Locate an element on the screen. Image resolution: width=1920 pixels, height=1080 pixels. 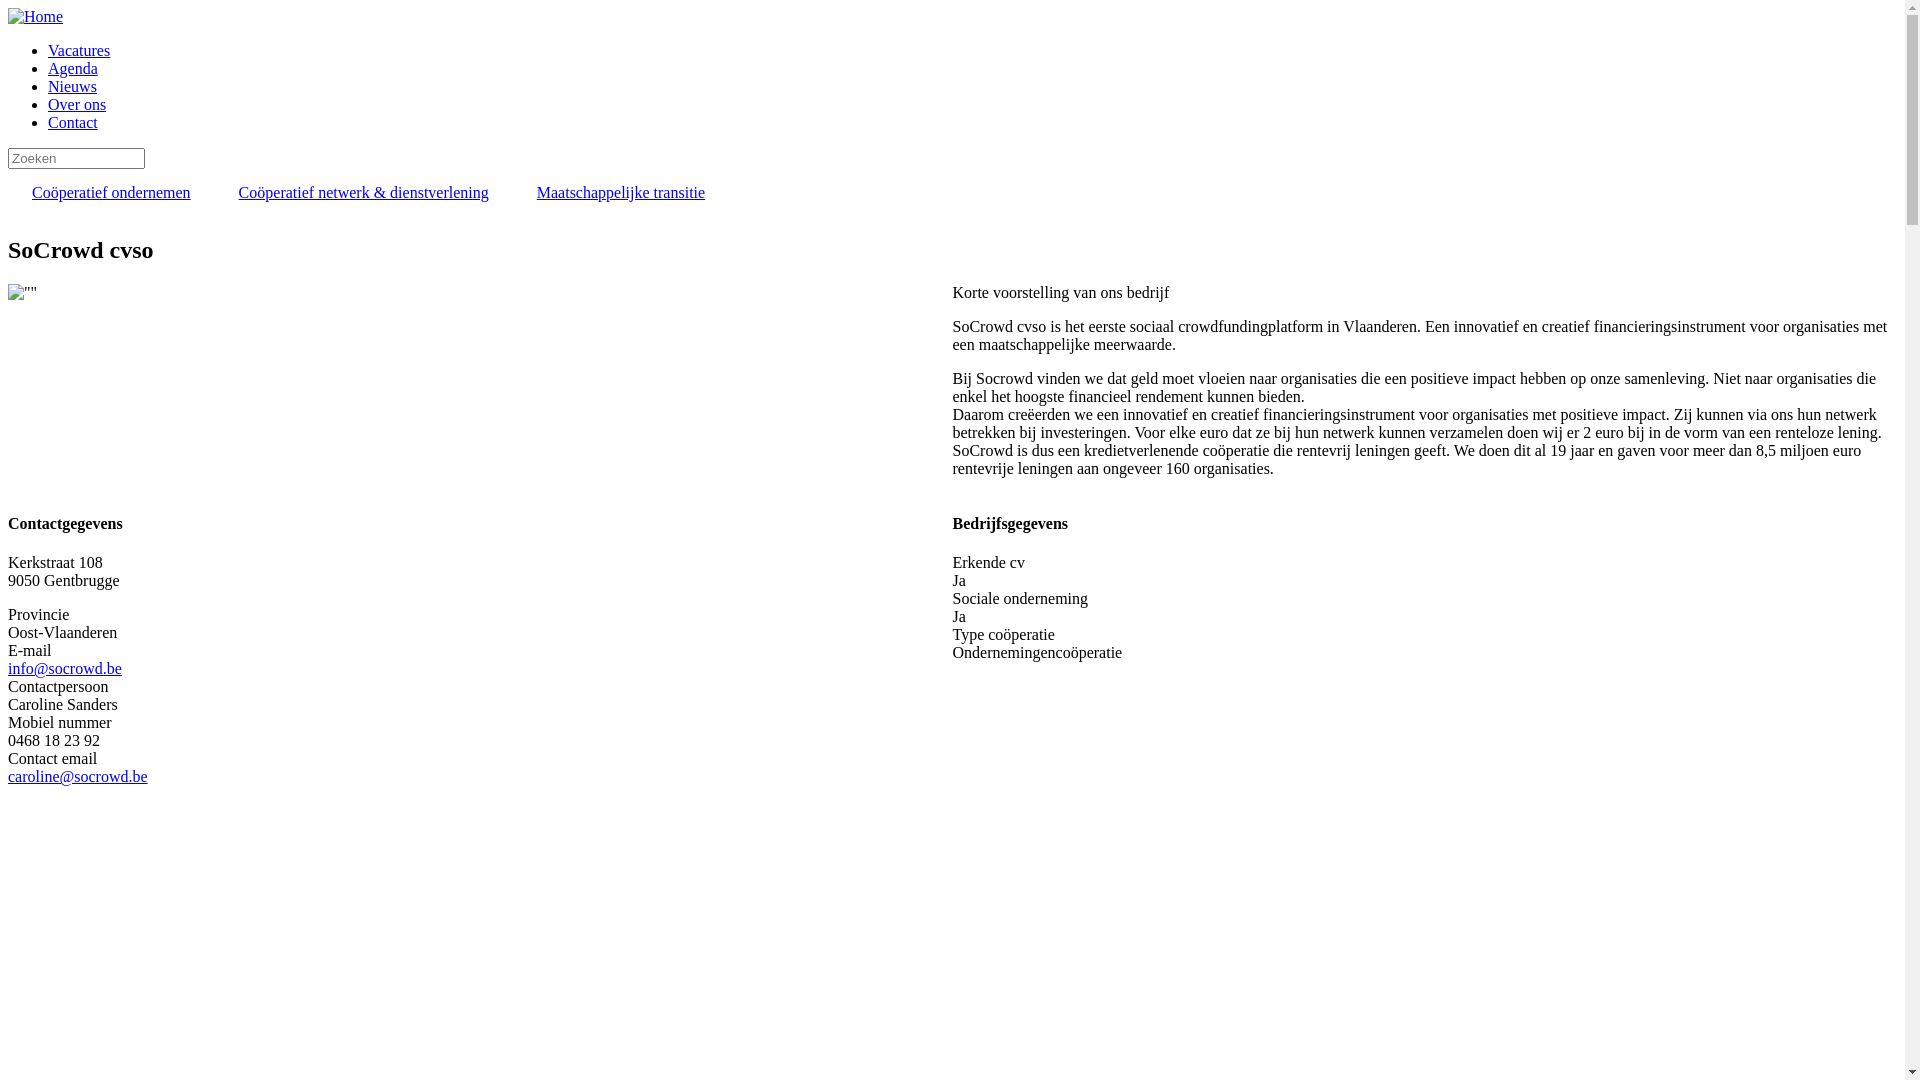
'Contact' is located at coordinates (72, 122).